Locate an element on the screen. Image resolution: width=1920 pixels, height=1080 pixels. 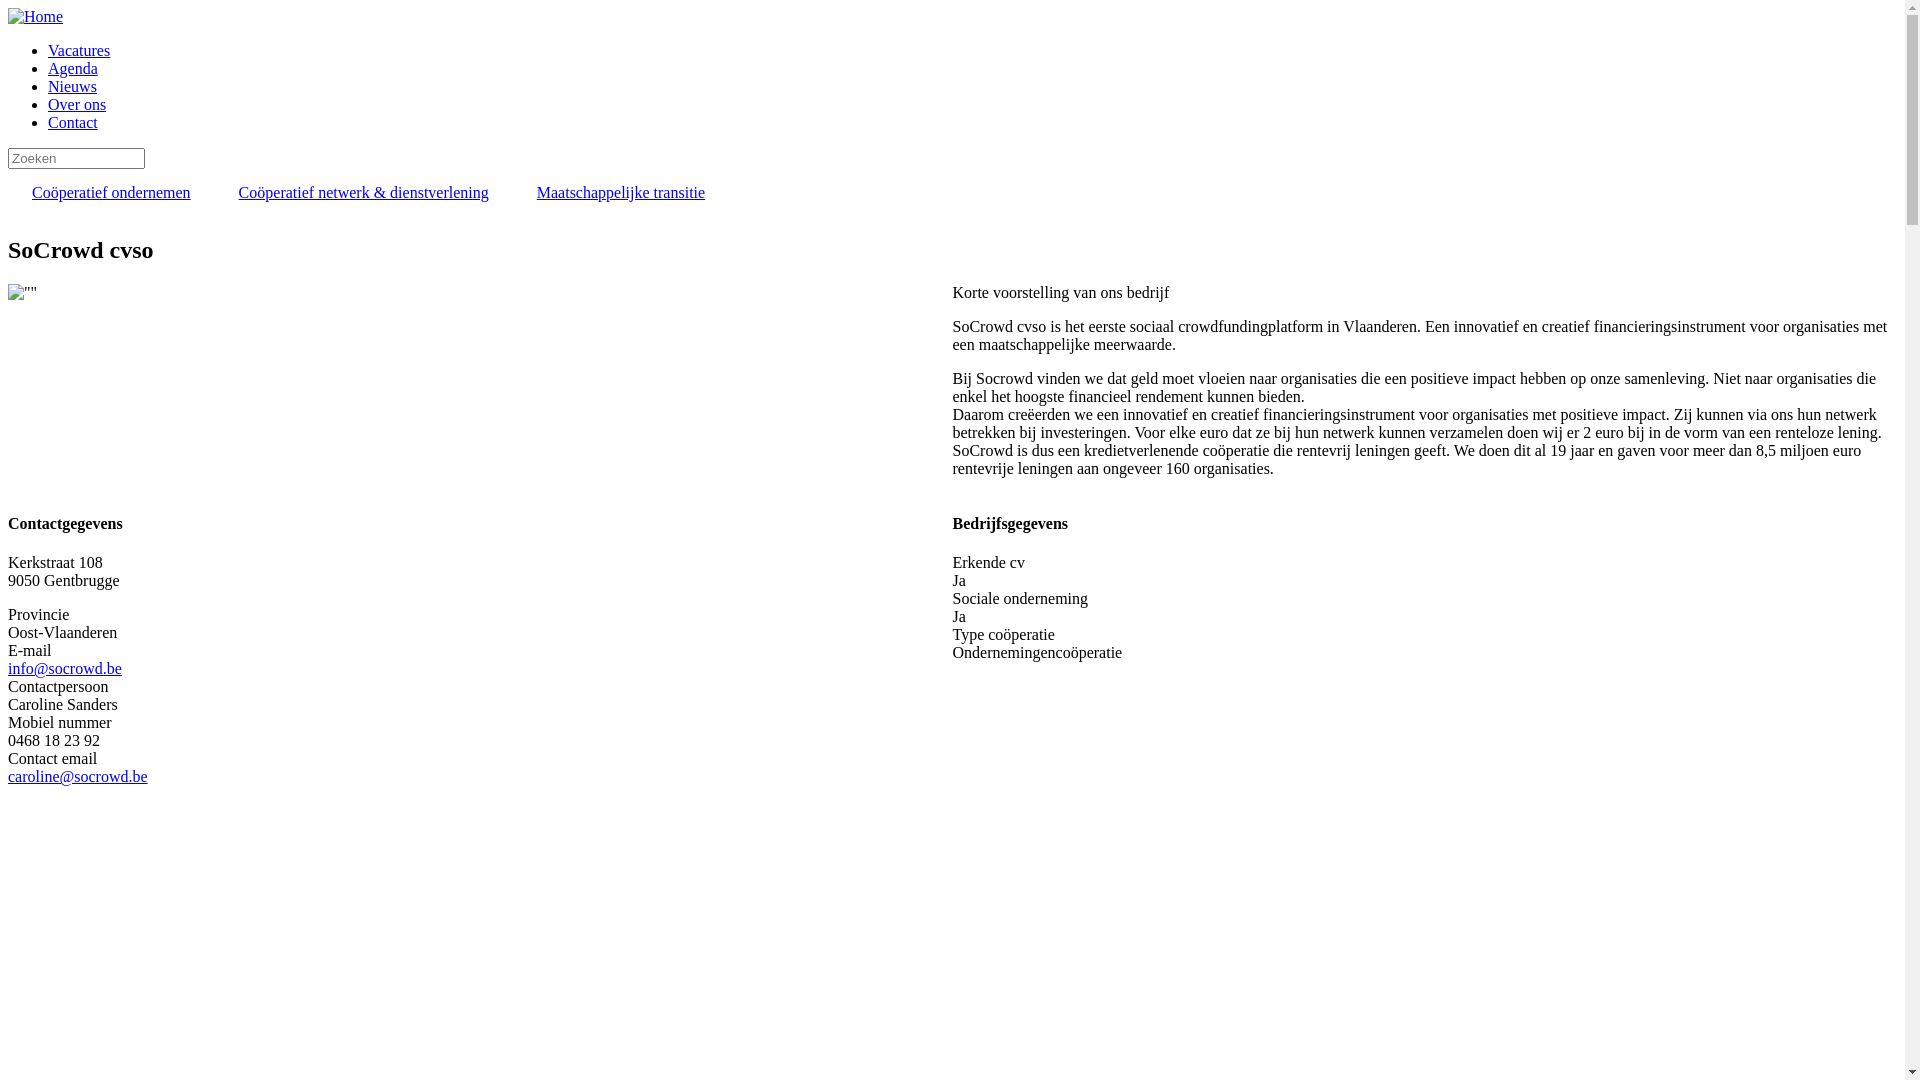
'Contact' is located at coordinates (72, 122).